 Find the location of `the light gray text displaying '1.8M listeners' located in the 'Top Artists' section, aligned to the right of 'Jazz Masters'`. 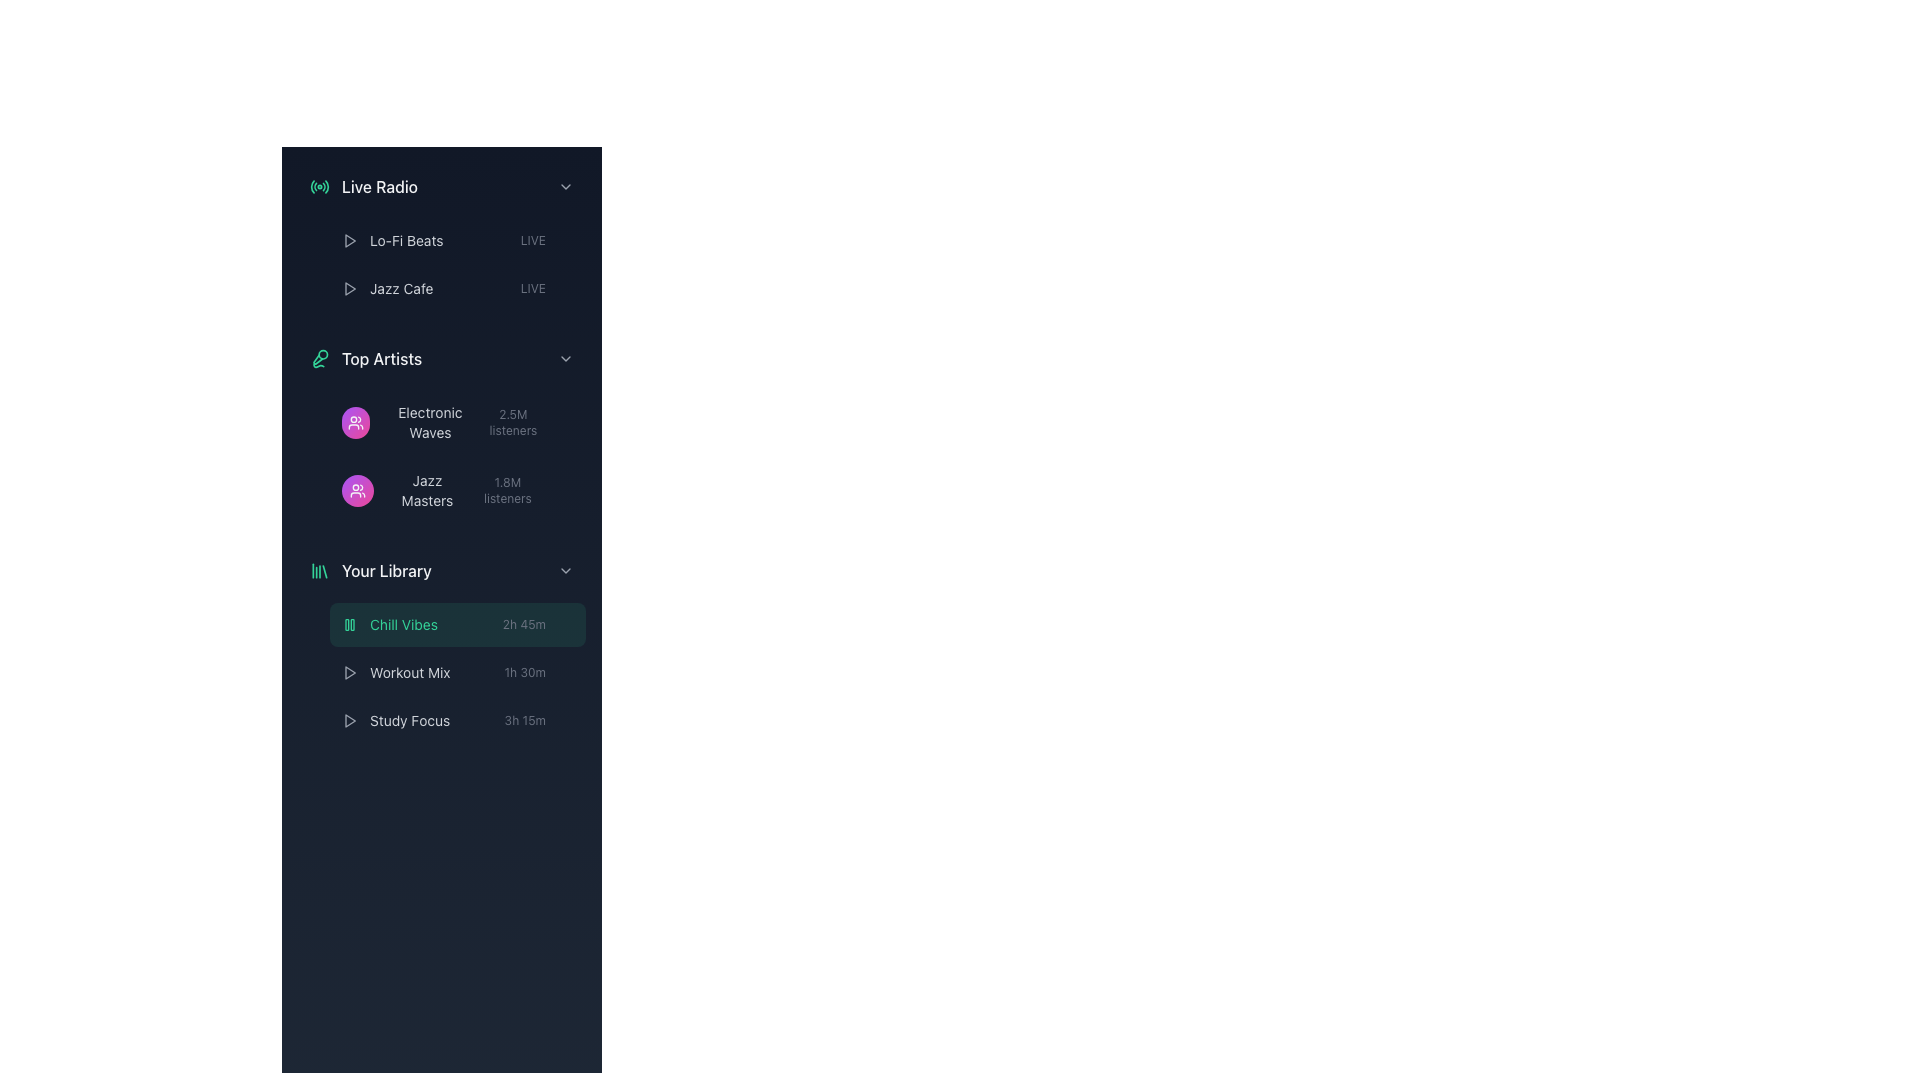

the light gray text displaying '1.8M listeners' located in the 'Top Artists' section, aligned to the right of 'Jazz Masters' is located at coordinates (521, 490).